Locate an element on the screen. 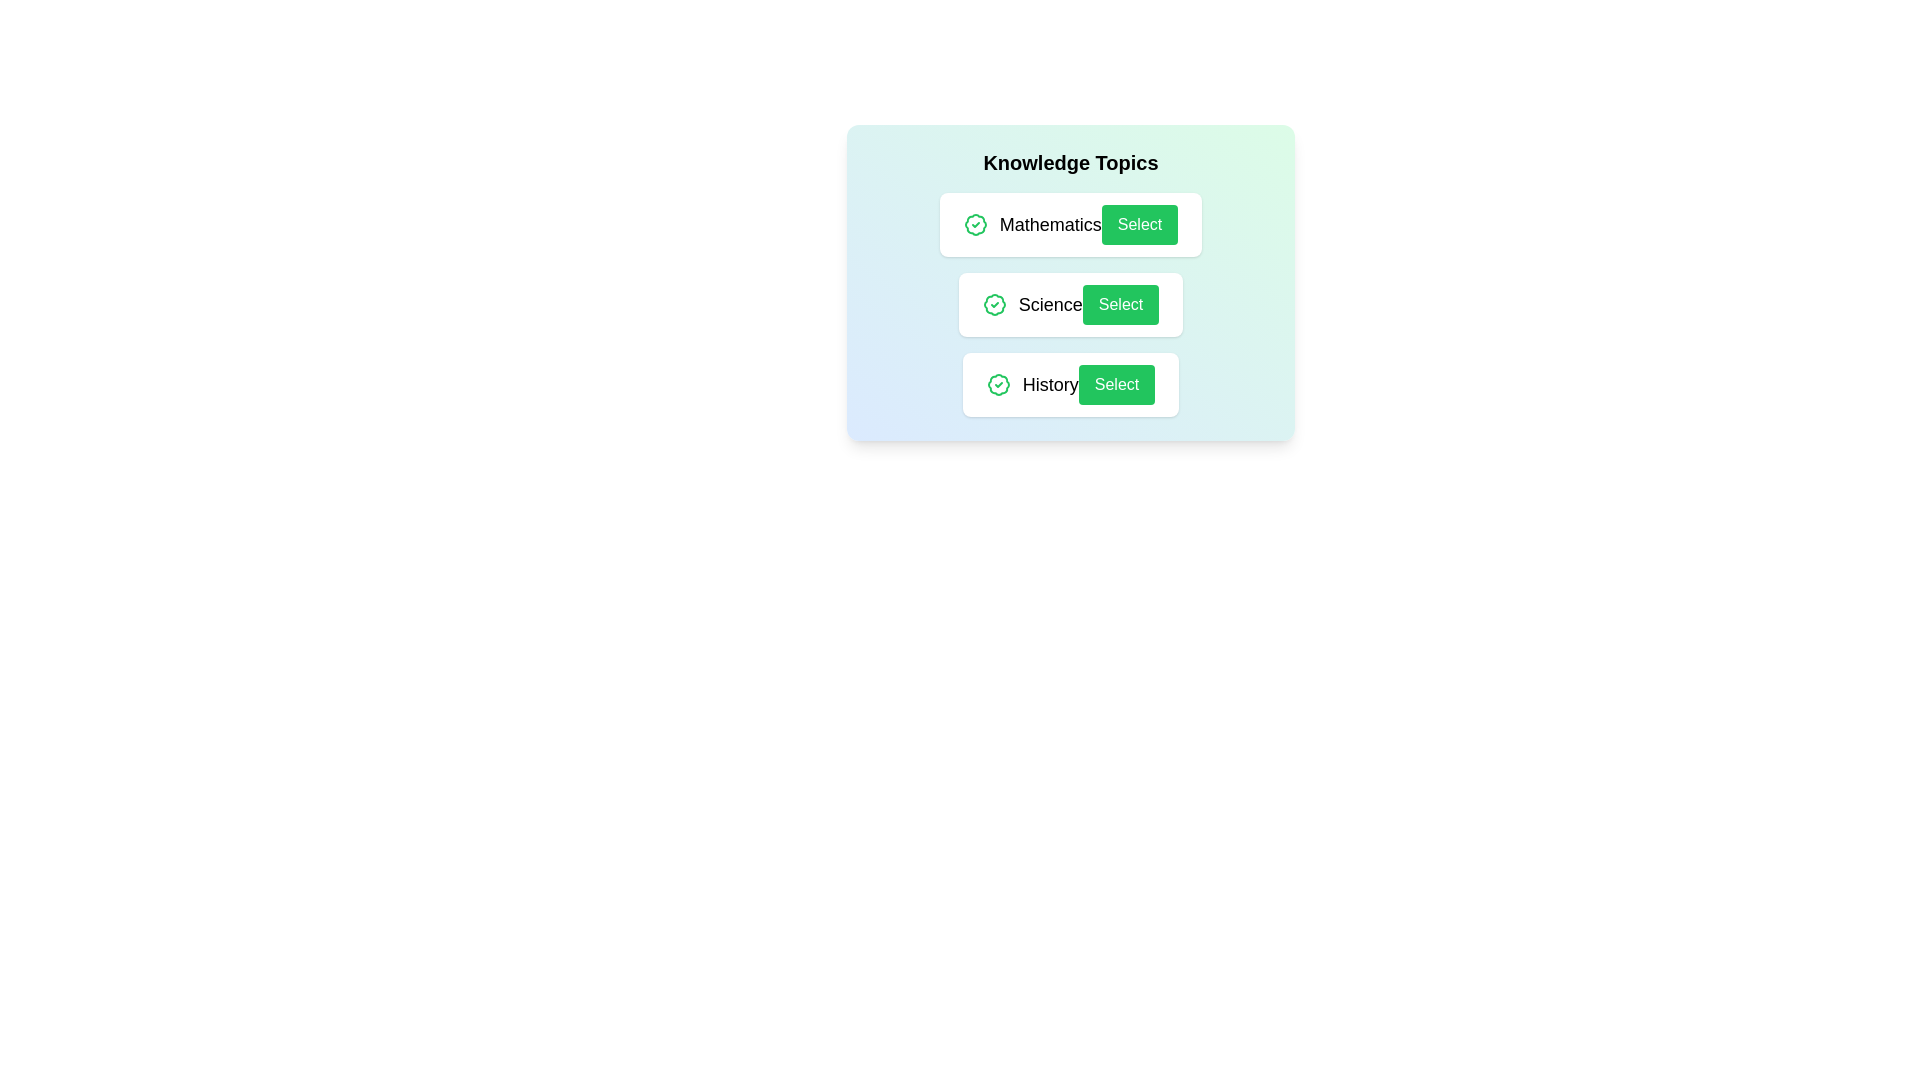 Image resolution: width=1920 pixels, height=1080 pixels. the topic entry for Mathematics is located at coordinates (1069, 224).